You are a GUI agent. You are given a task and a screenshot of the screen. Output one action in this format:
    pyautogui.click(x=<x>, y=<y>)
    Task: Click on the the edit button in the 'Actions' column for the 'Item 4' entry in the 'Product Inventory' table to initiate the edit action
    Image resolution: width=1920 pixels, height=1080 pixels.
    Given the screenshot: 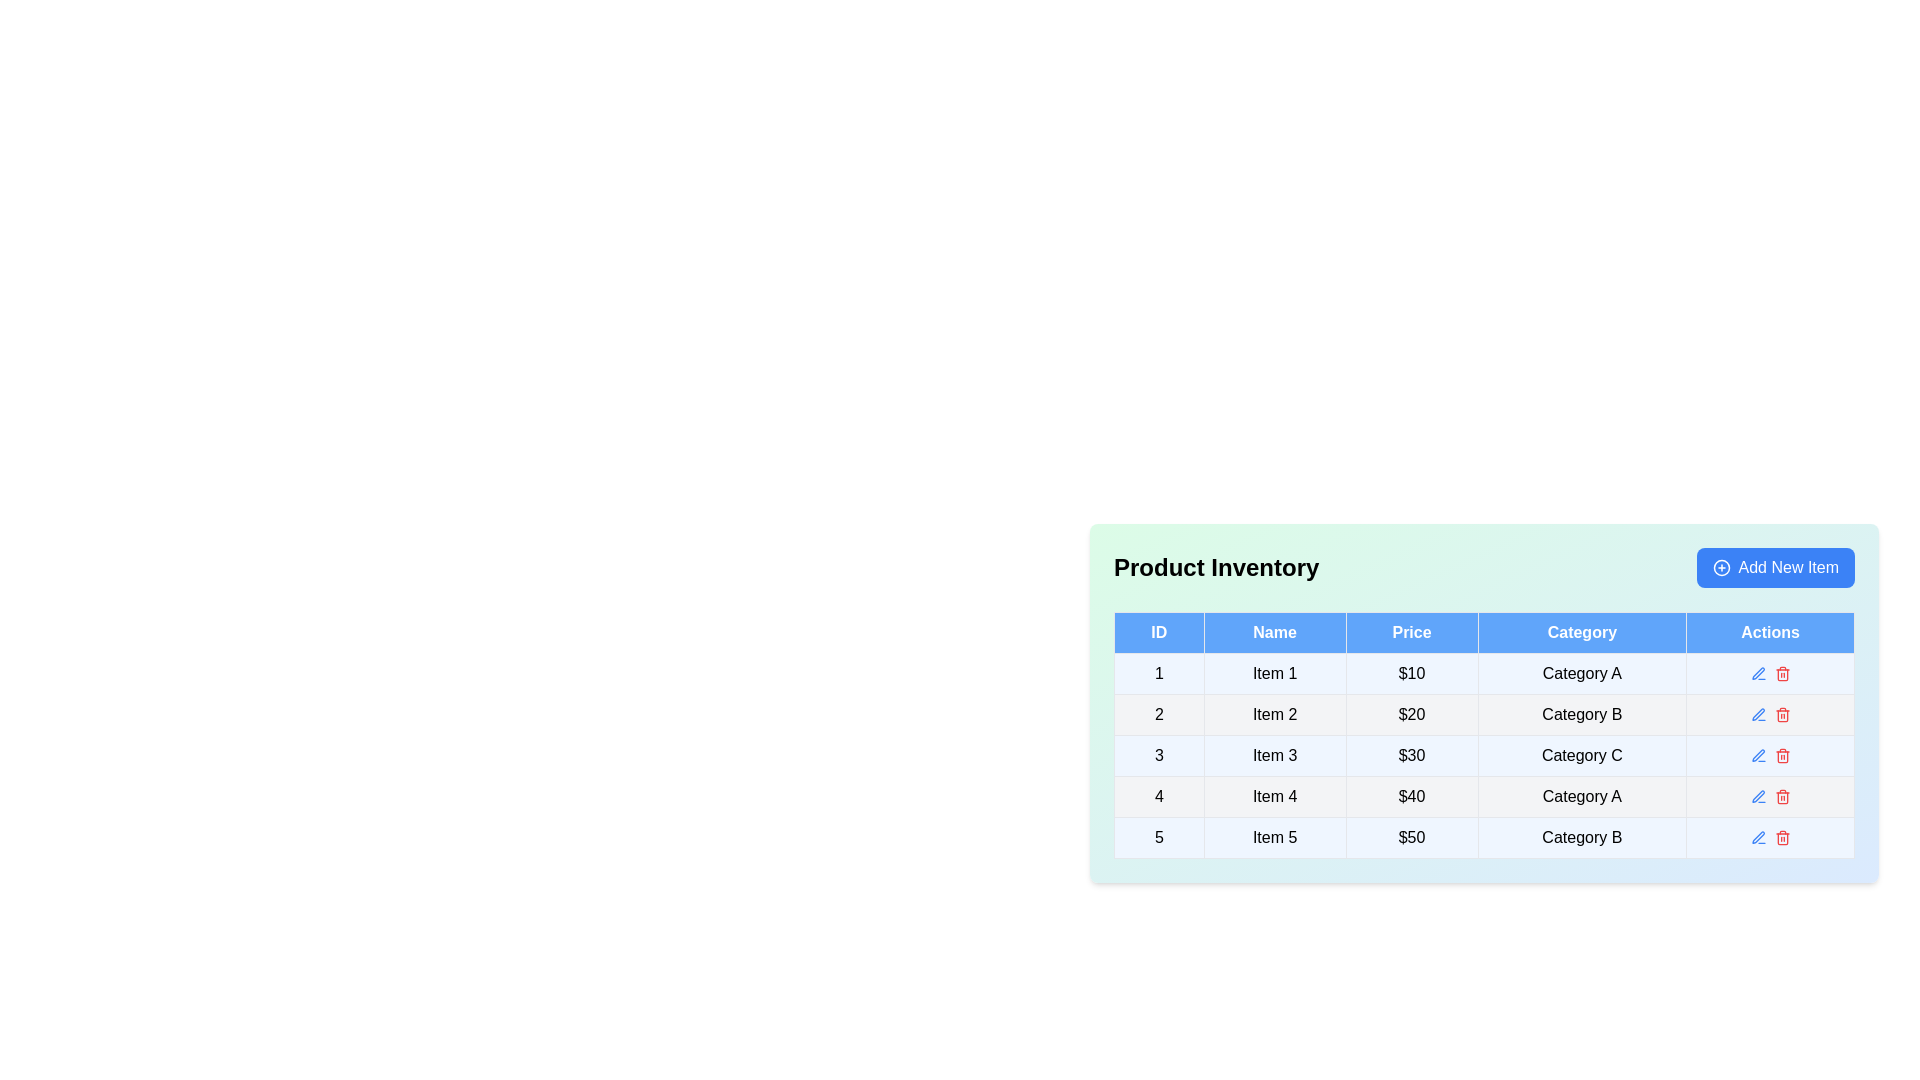 What is the action you would take?
    pyautogui.click(x=1757, y=796)
    